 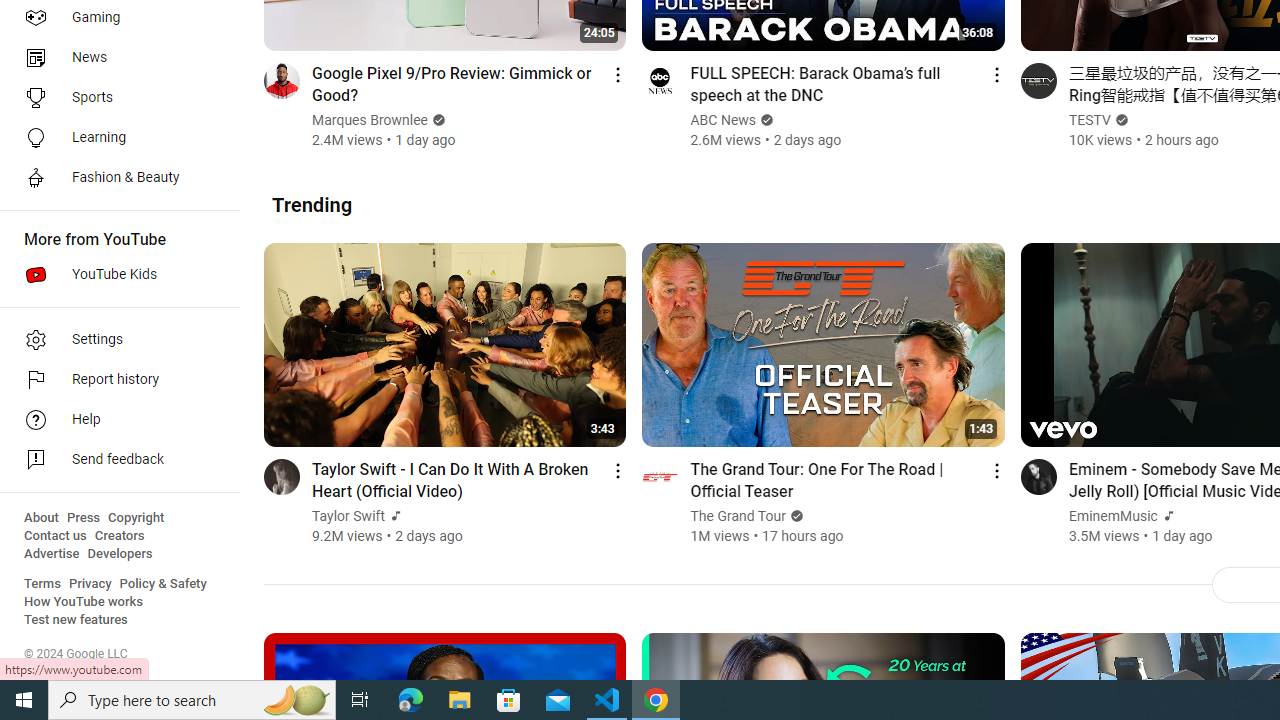 I want to click on 'Taylor Swift', so click(x=349, y=515).